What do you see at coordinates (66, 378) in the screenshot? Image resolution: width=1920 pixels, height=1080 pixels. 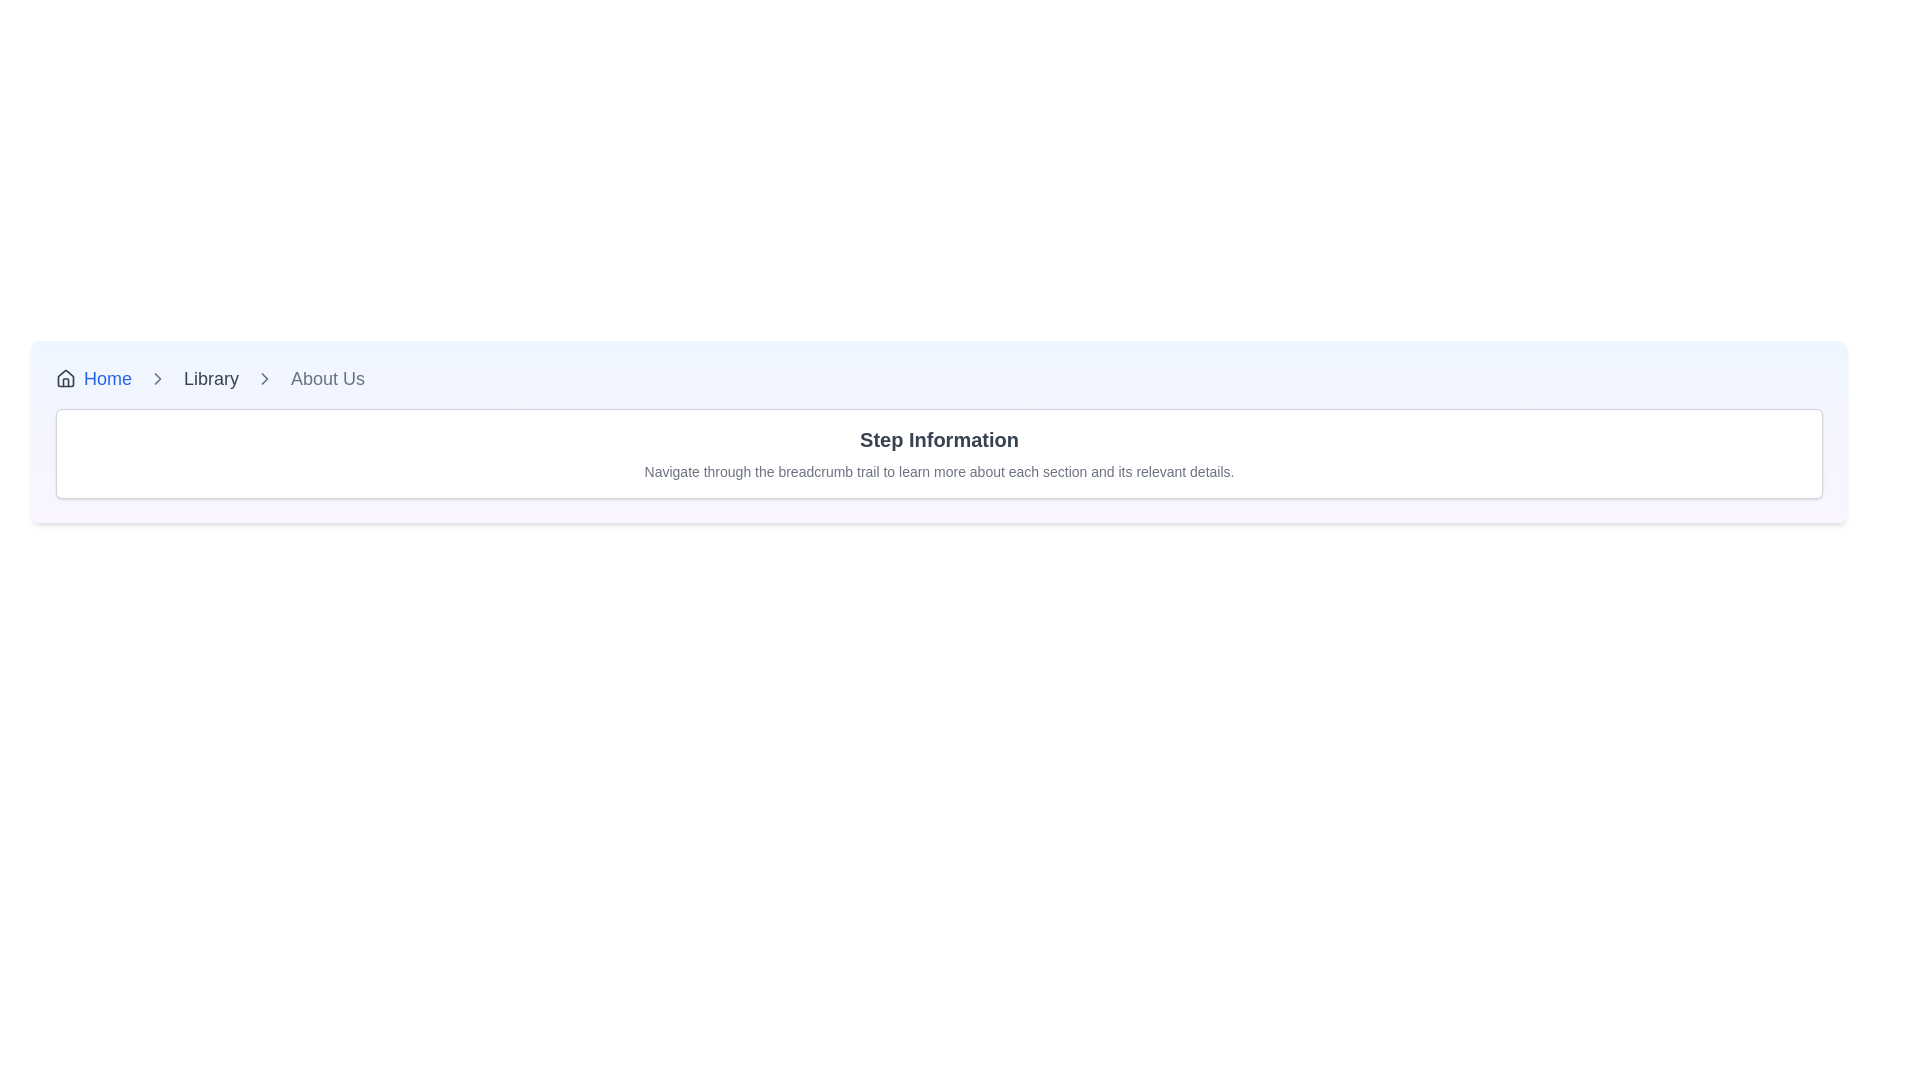 I see `the house-shaped icon` at bounding box center [66, 378].